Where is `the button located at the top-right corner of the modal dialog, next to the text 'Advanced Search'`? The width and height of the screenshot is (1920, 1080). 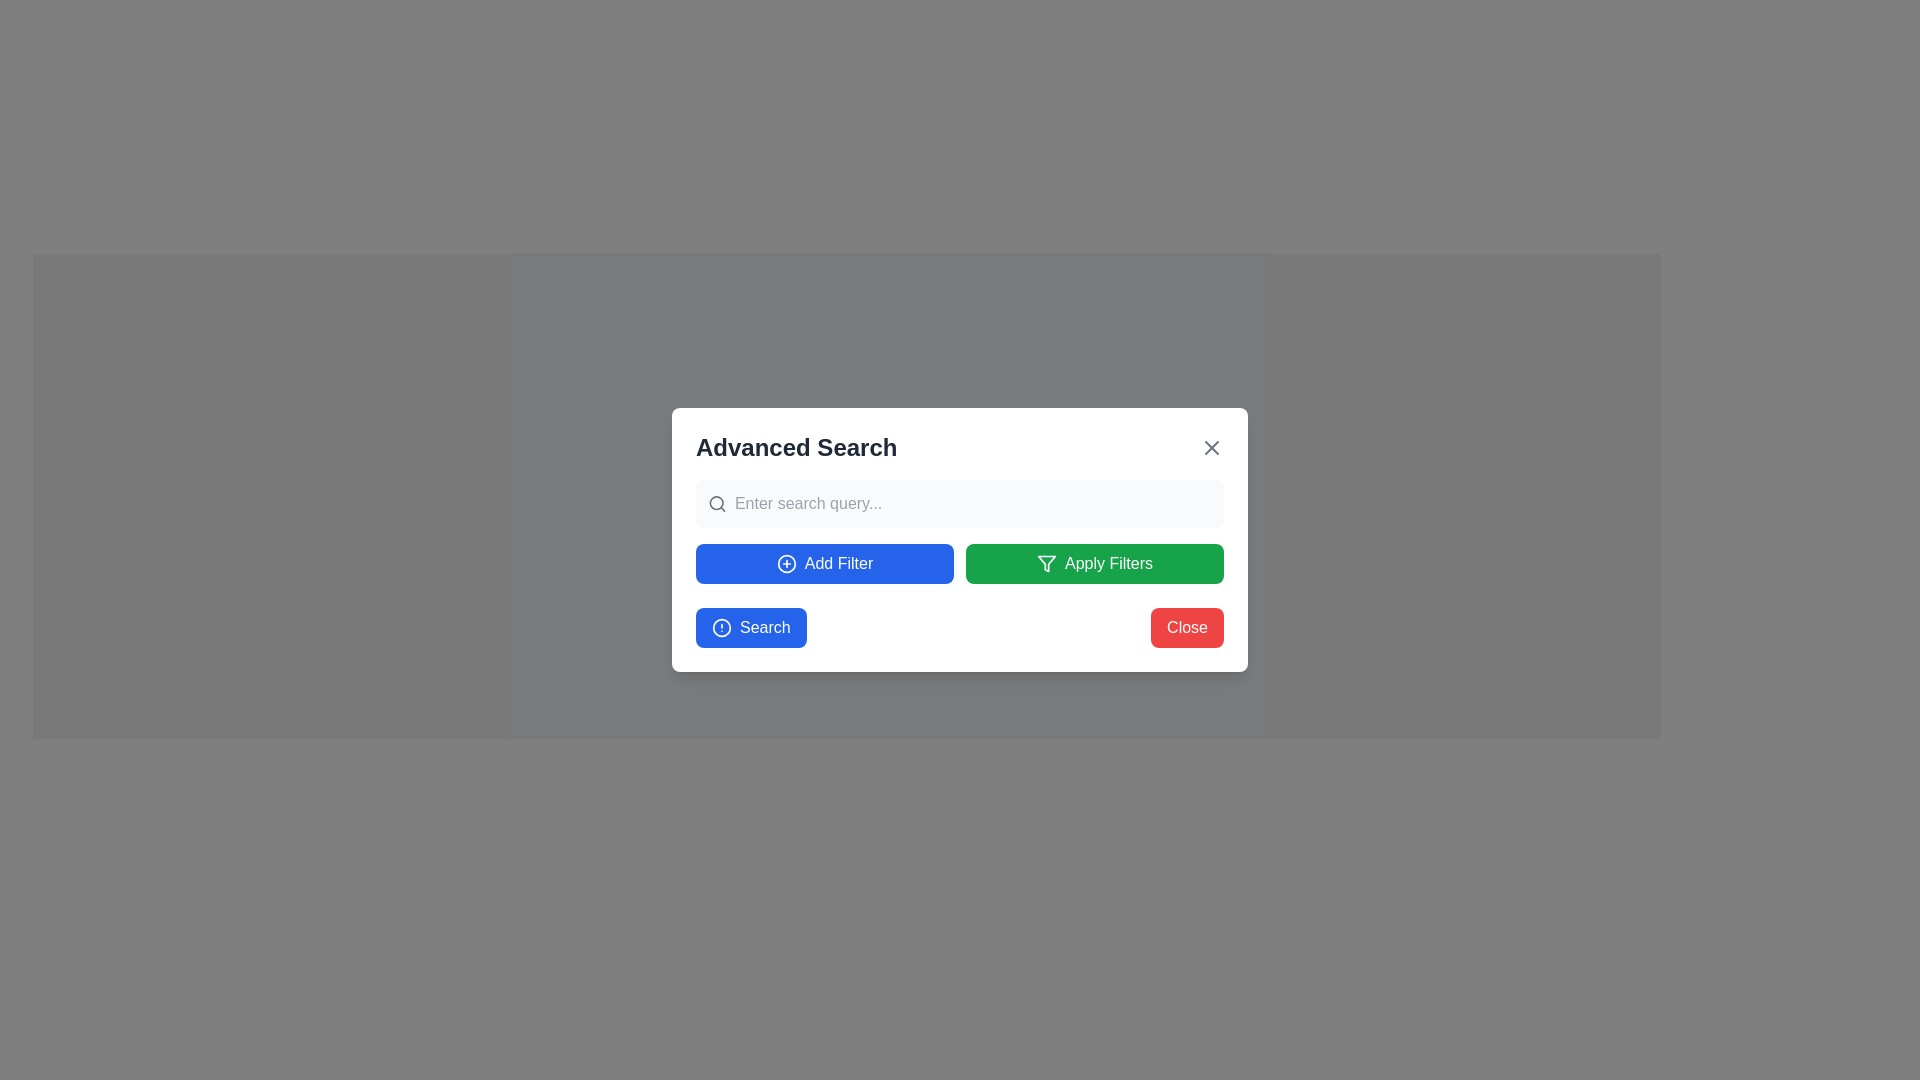 the button located at the top-right corner of the modal dialog, next to the text 'Advanced Search' is located at coordinates (1210, 446).